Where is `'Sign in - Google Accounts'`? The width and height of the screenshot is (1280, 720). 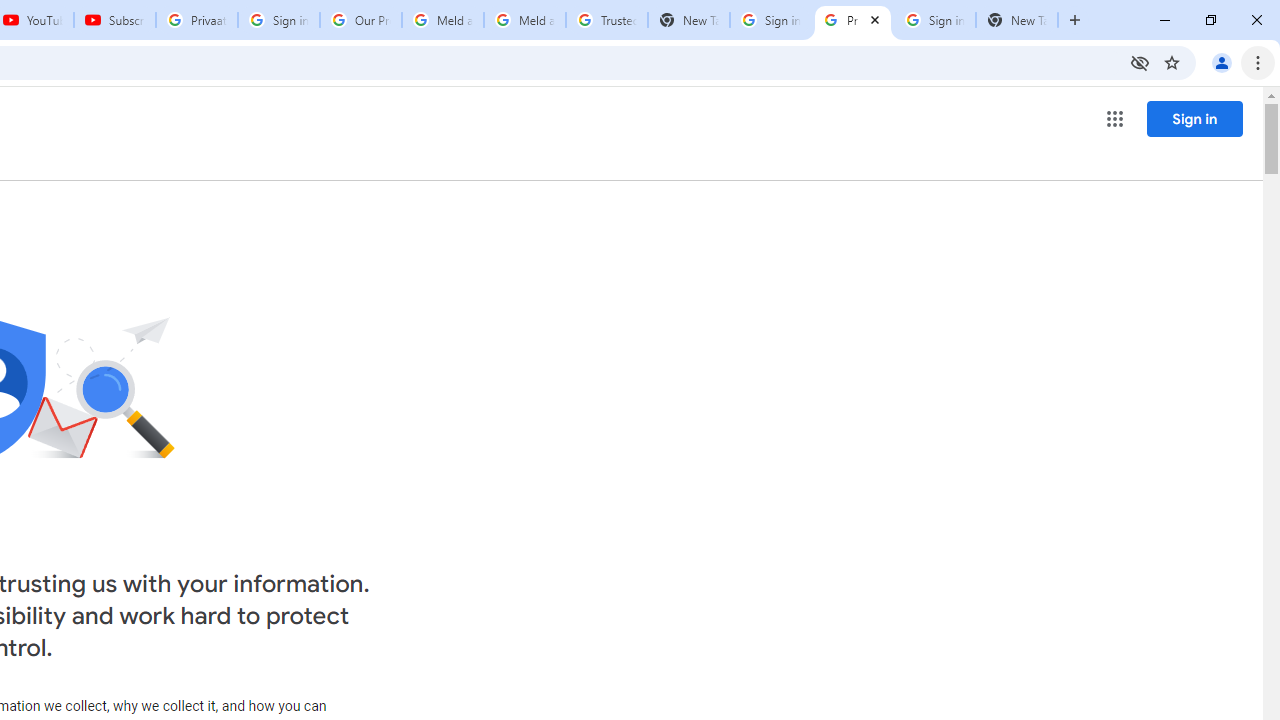 'Sign in - Google Accounts' is located at coordinates (769, 20).